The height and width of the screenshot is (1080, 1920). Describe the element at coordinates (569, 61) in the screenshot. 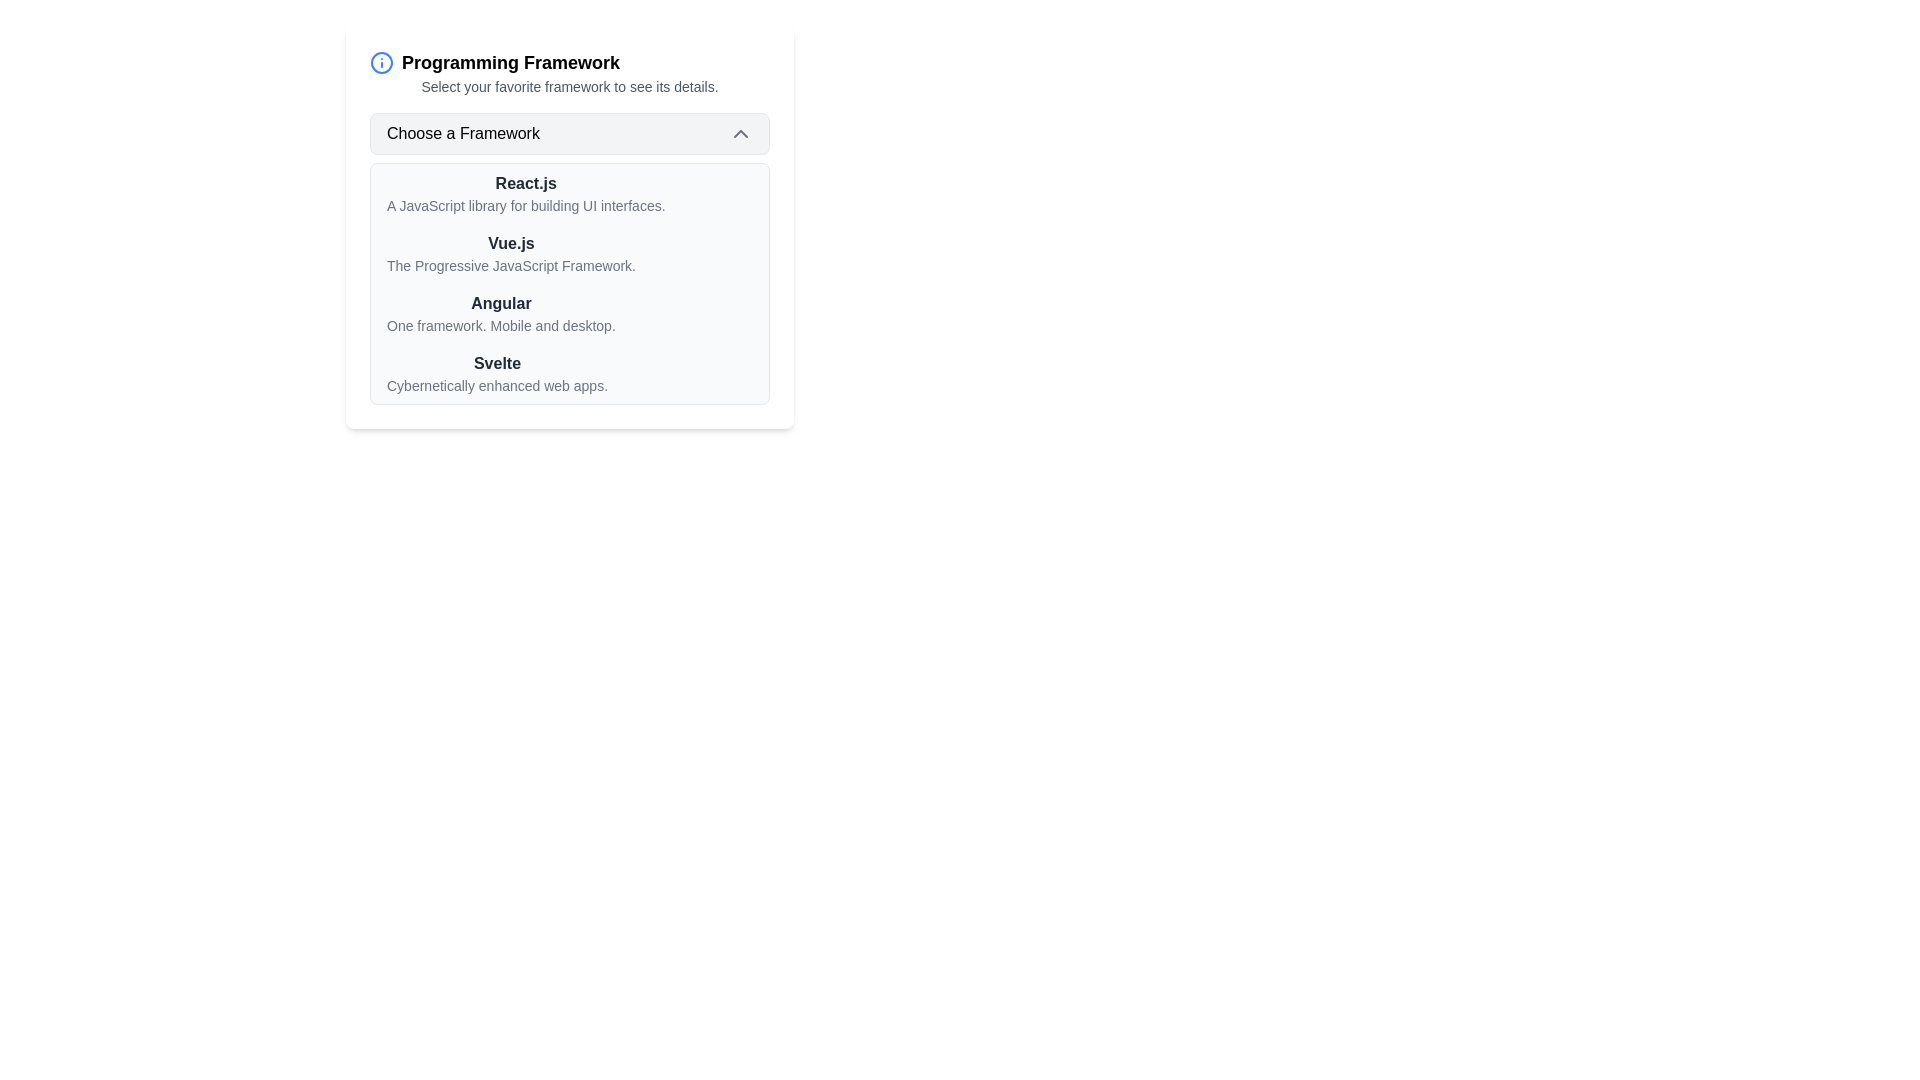

I see `the Label or heading component that serves as the title for the section describing framework options, positioned at the top of the section` at that location.